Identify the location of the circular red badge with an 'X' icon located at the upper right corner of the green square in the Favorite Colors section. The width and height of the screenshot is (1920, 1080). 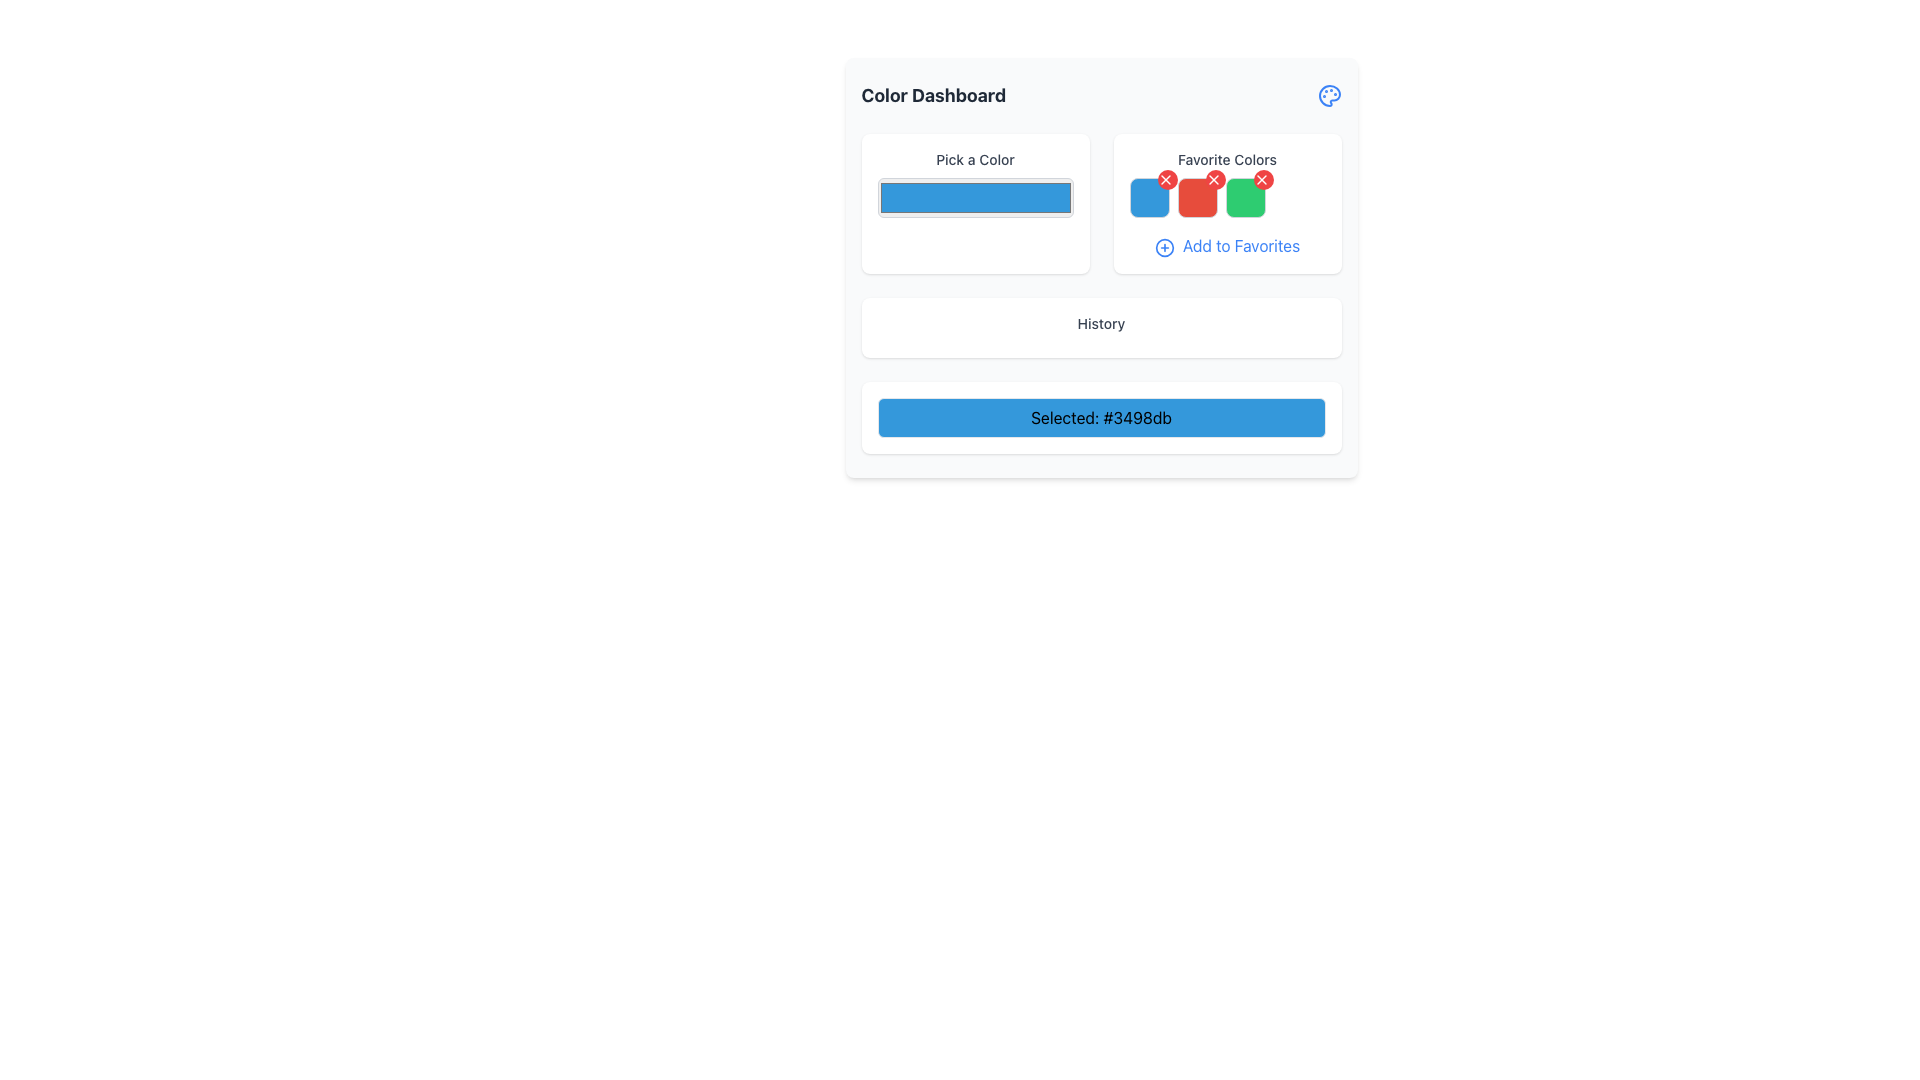
(1262, 180).